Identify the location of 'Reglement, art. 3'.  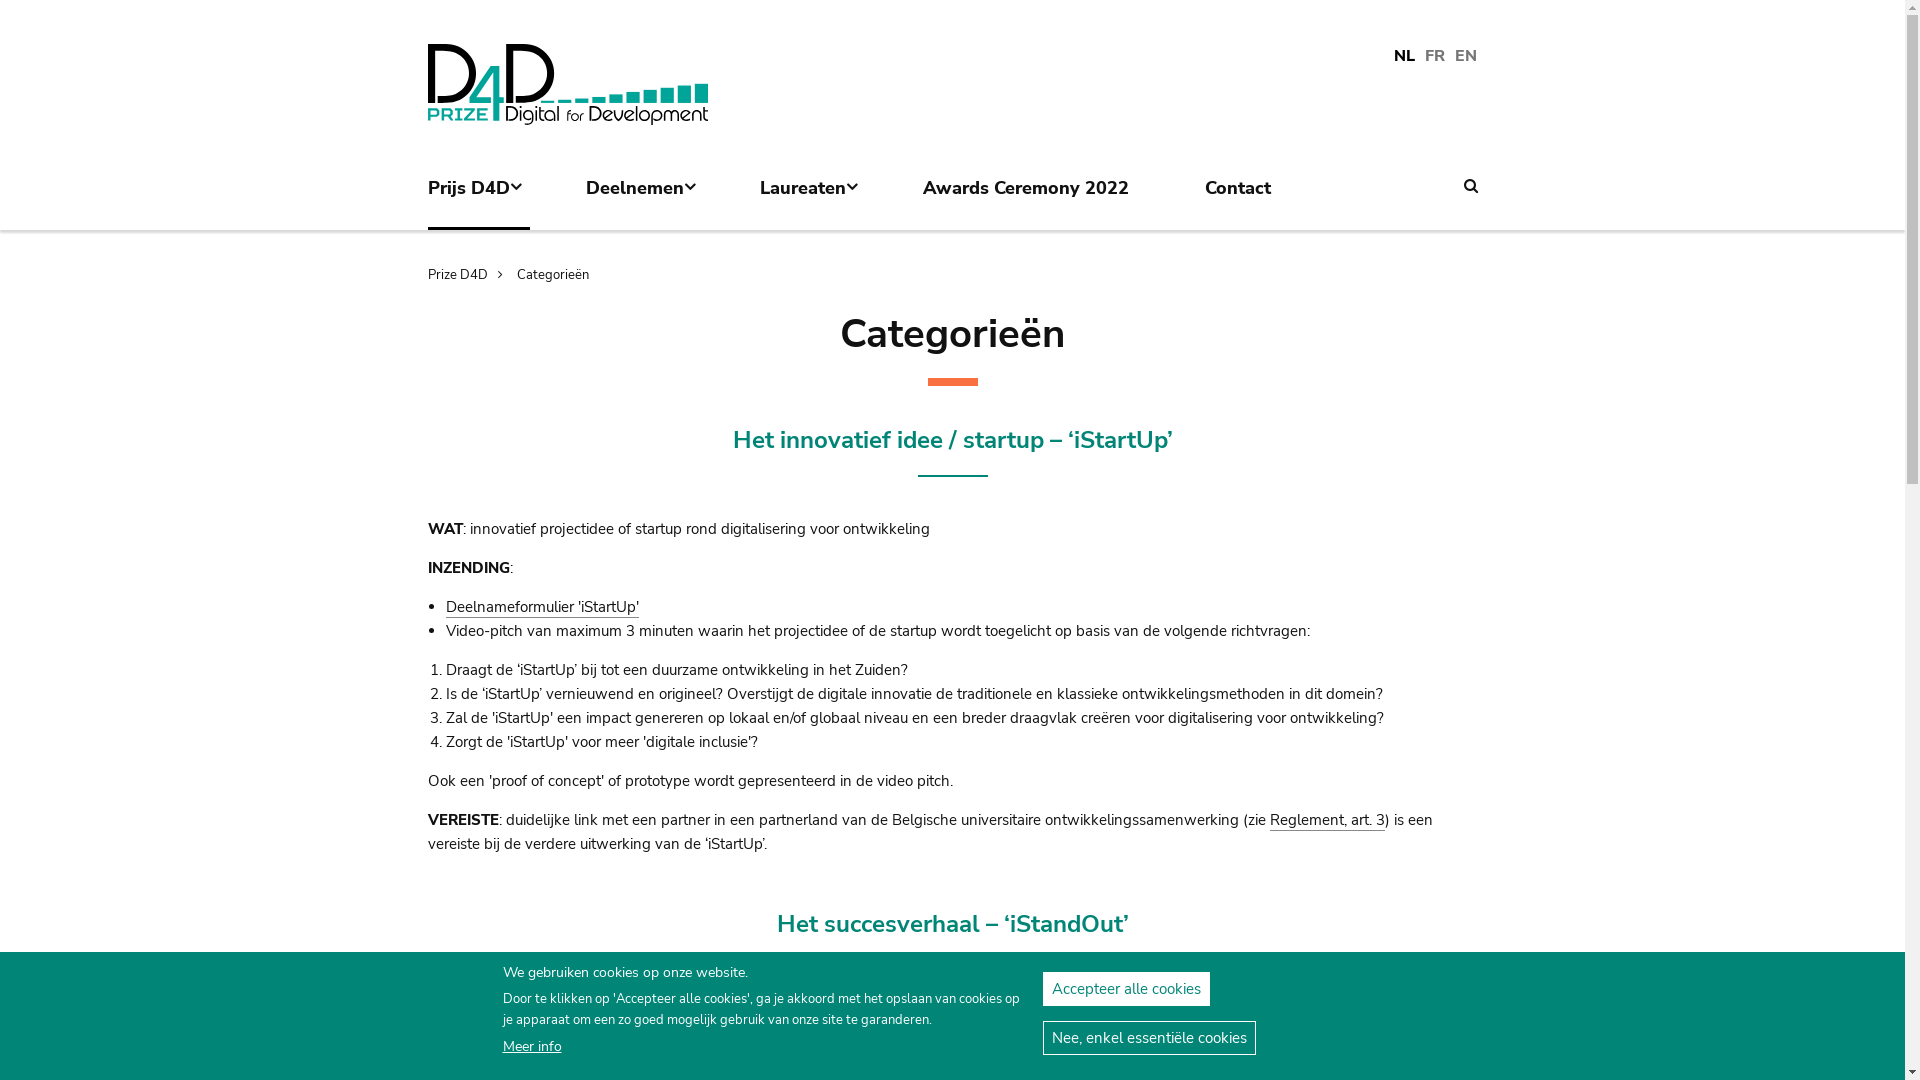
(1327, 820).